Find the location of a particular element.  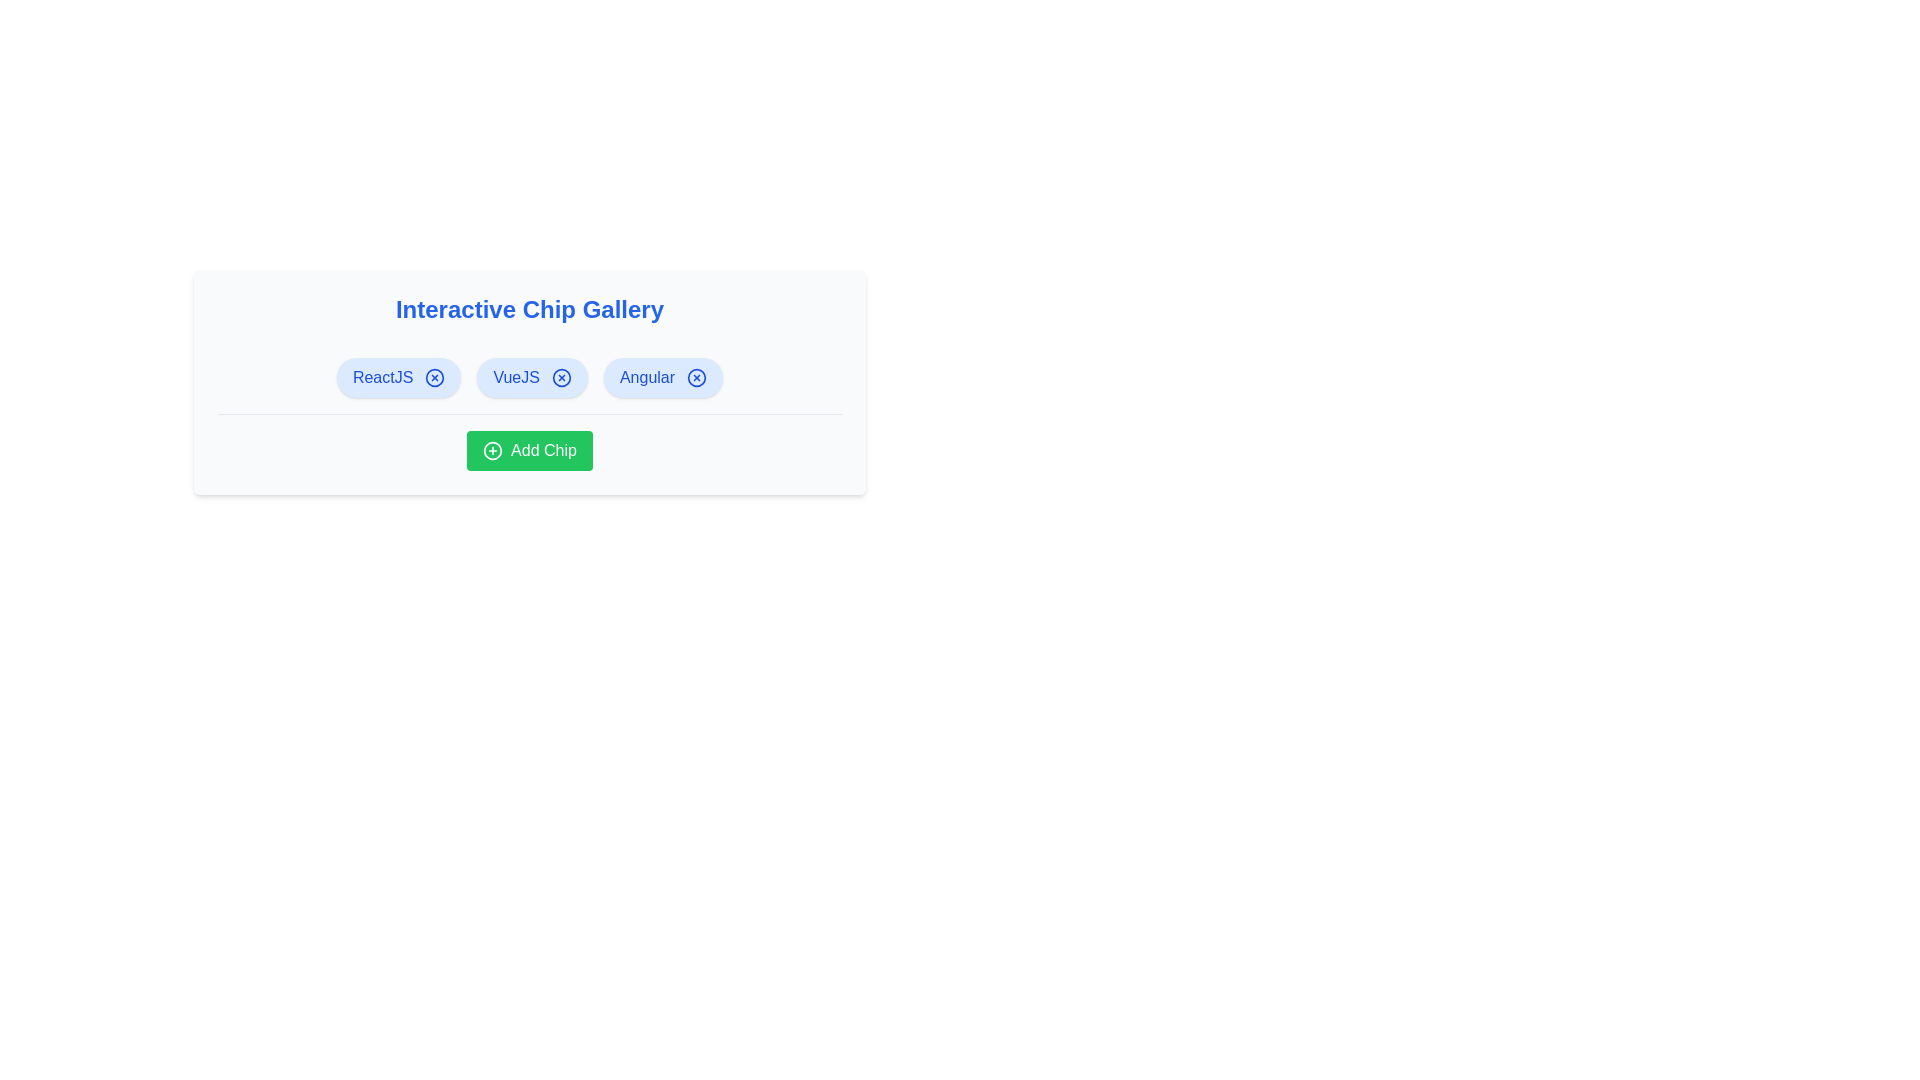

the 'X' icon of the chip labeled Angular to remove it is located at coordinates (697, 378).